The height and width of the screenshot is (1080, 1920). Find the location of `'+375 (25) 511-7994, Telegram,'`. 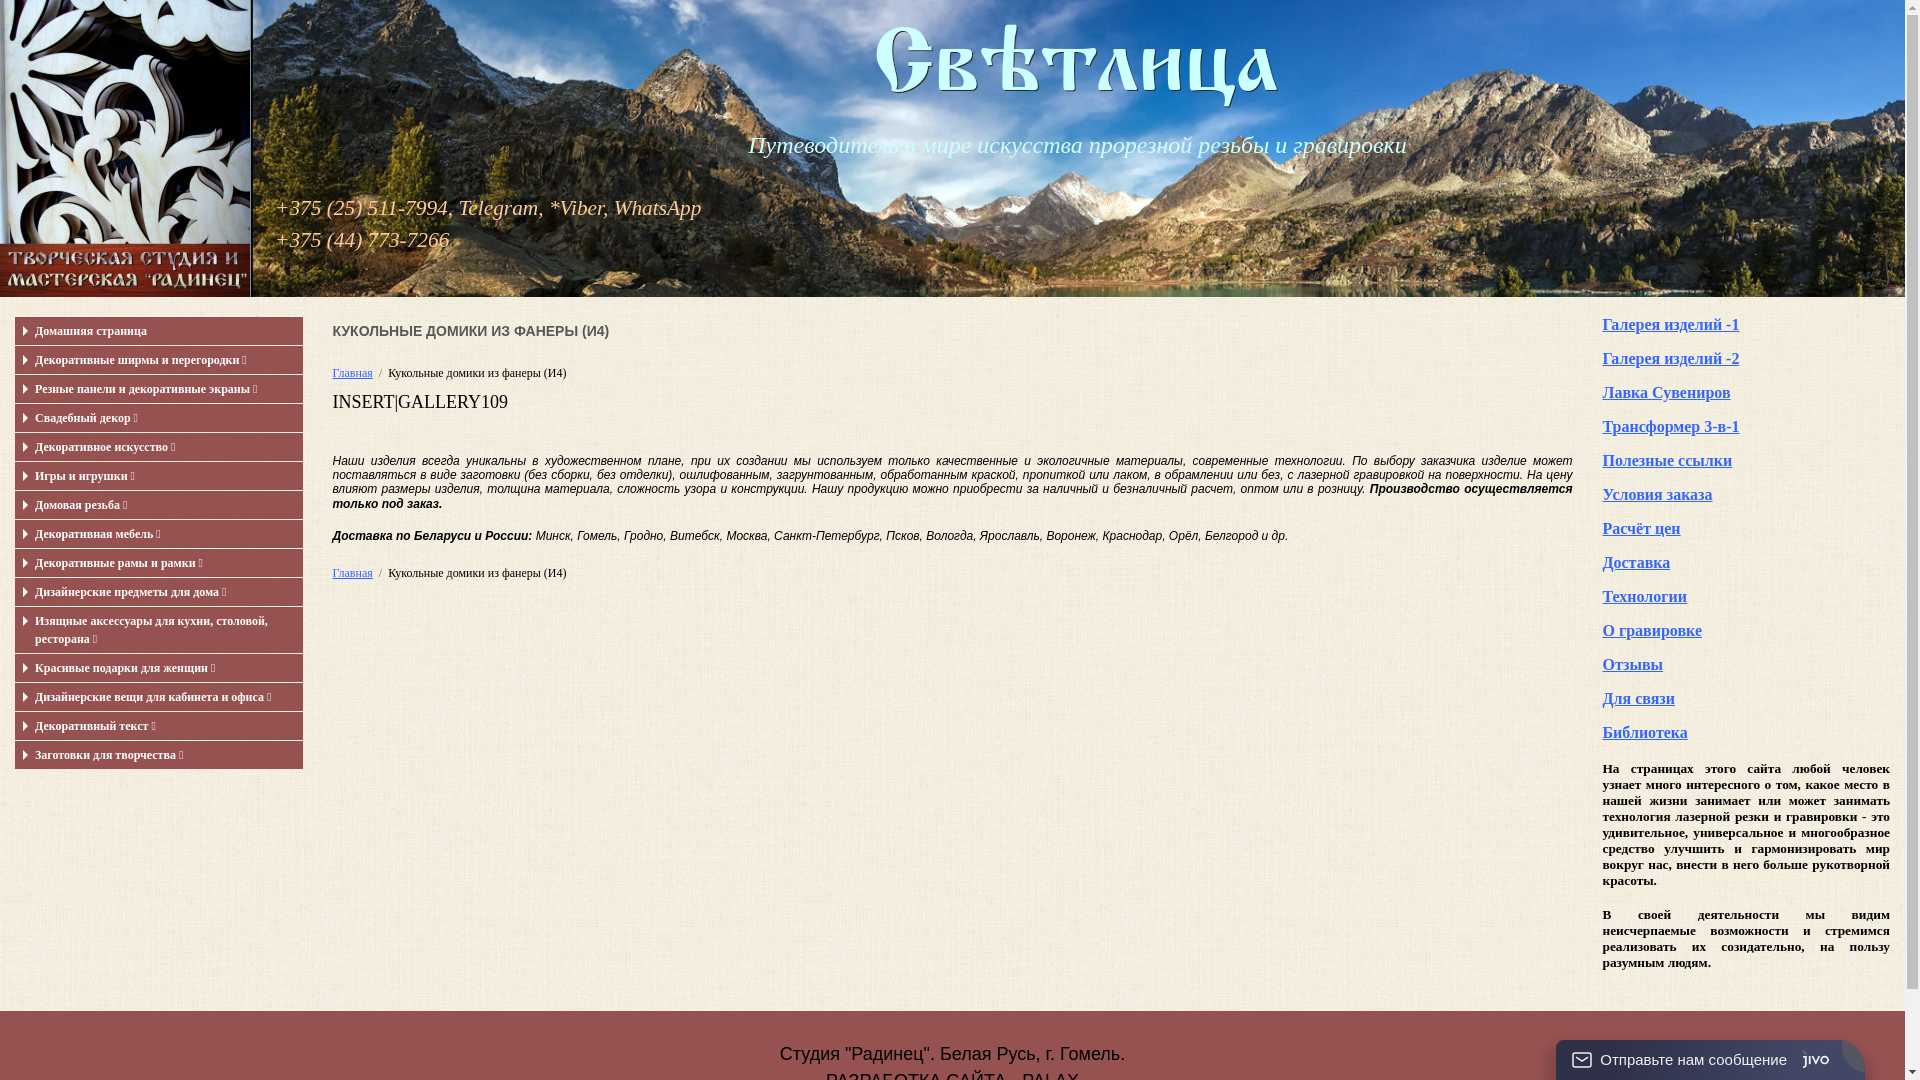

'+375 (25) 511-7994, Telegram,' is located at coordinates (408, 208).